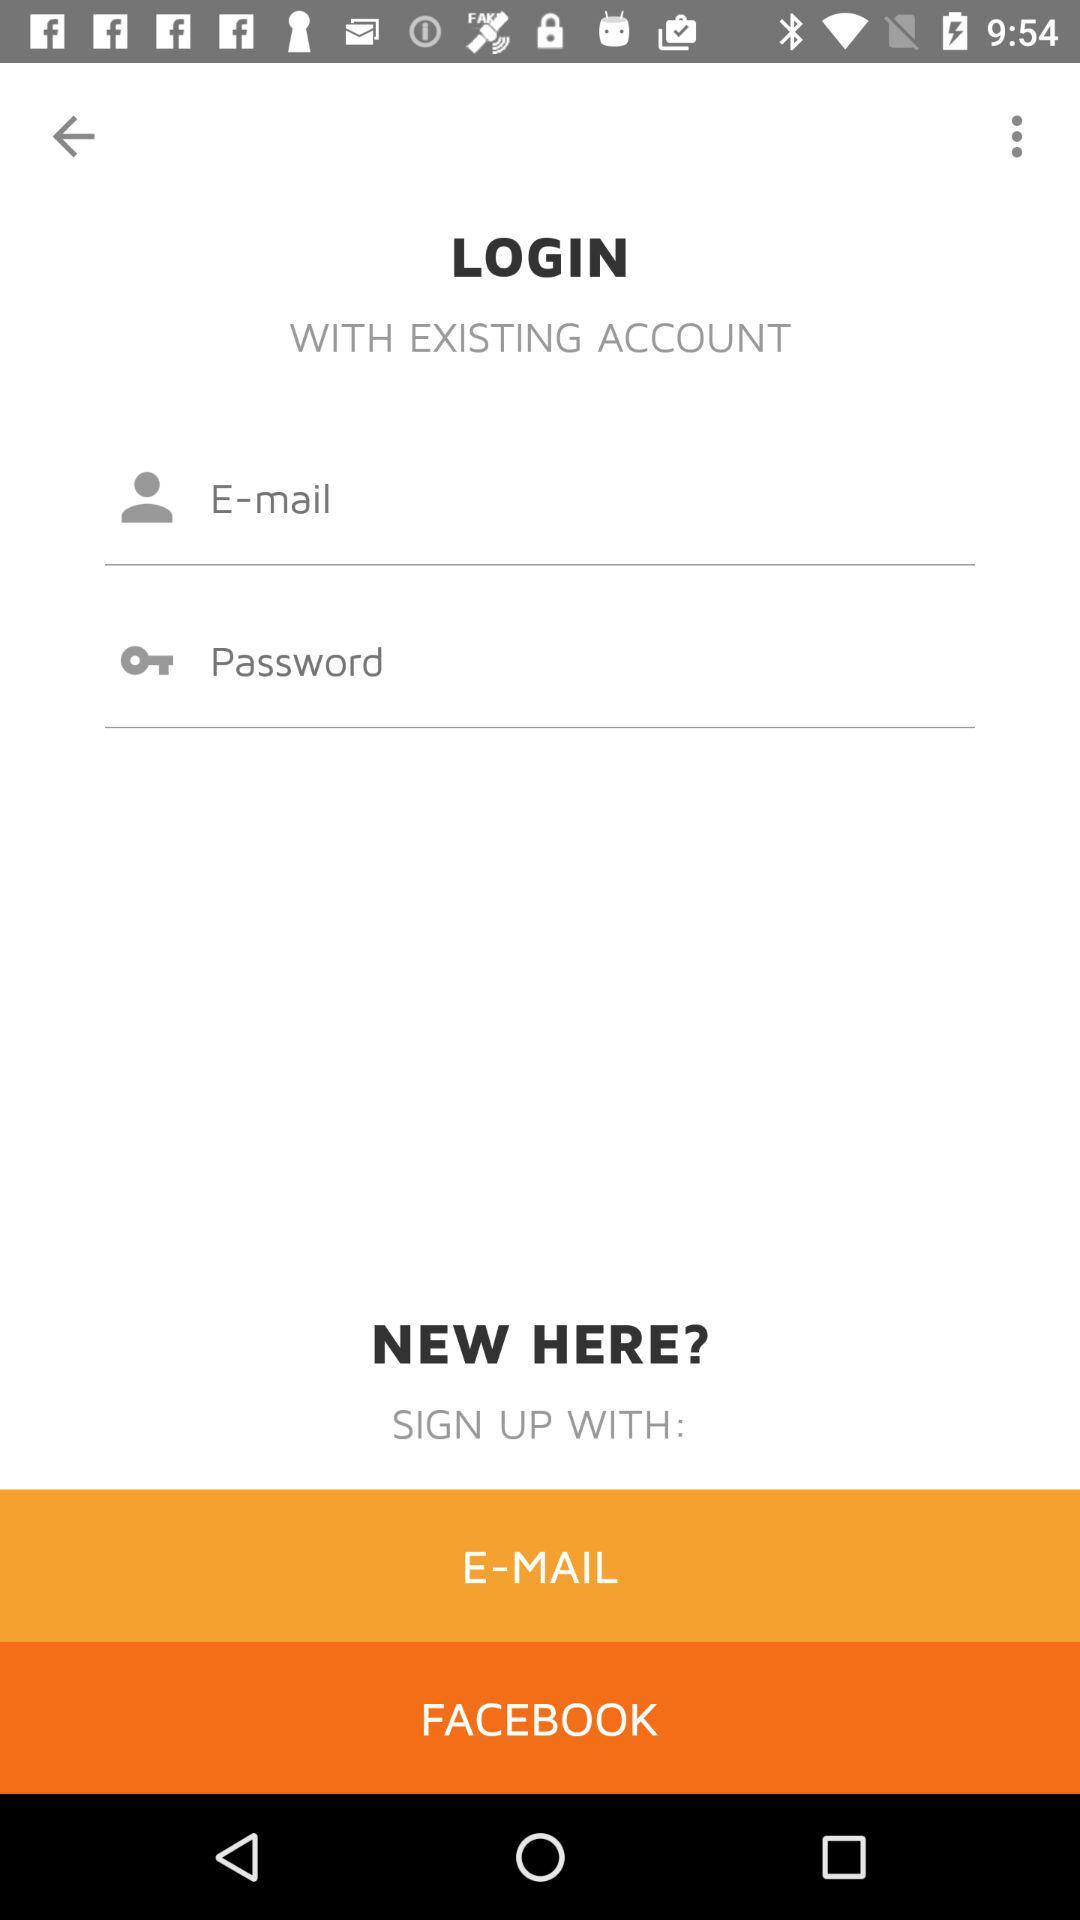  I want to click on icon below the with existing account icon, so click(540, 497).